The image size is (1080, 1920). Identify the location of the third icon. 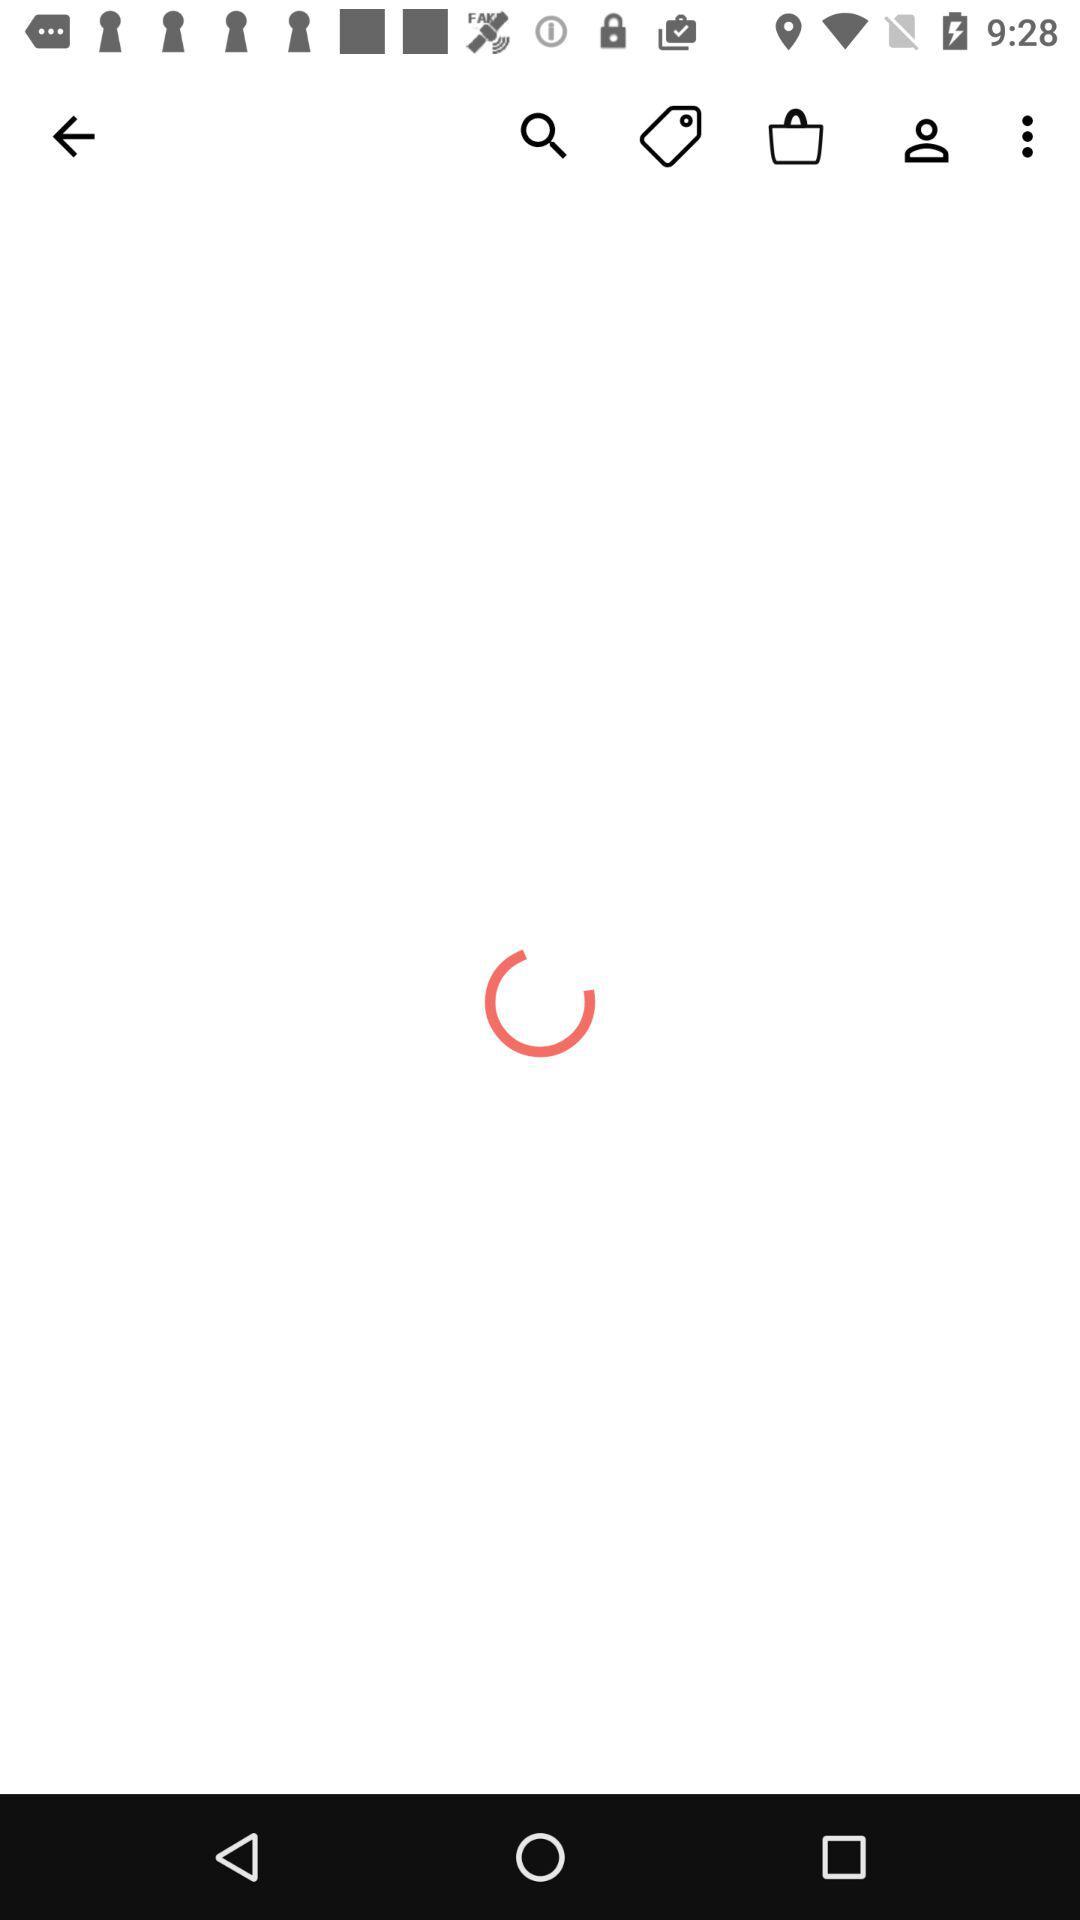
(795, 135).